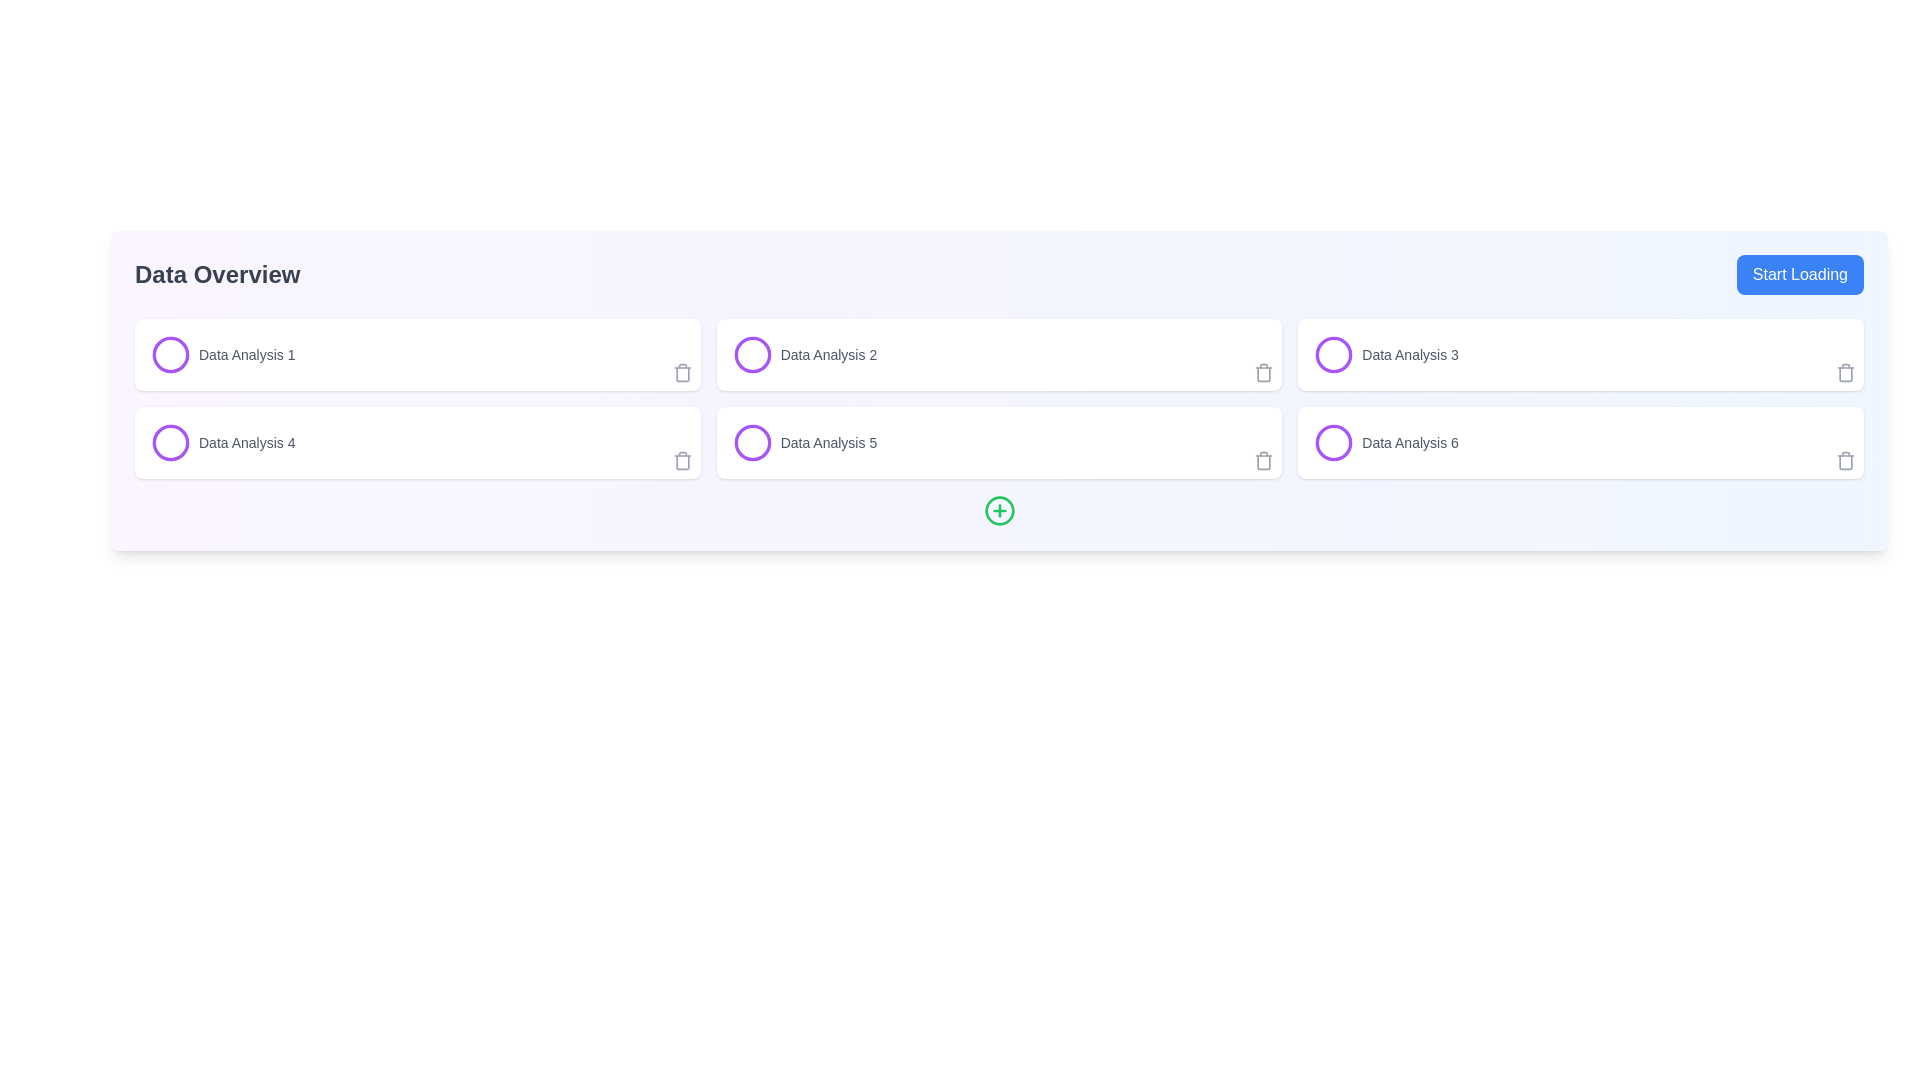 The width and height of the screenshot is (1920, 1080). Describe the element at coordinates (171, 442) in the screenshot. I see `the circular icon or indicator located to the left of the 'Data Analysis 4' text line in the interface's grid layout` at that location.